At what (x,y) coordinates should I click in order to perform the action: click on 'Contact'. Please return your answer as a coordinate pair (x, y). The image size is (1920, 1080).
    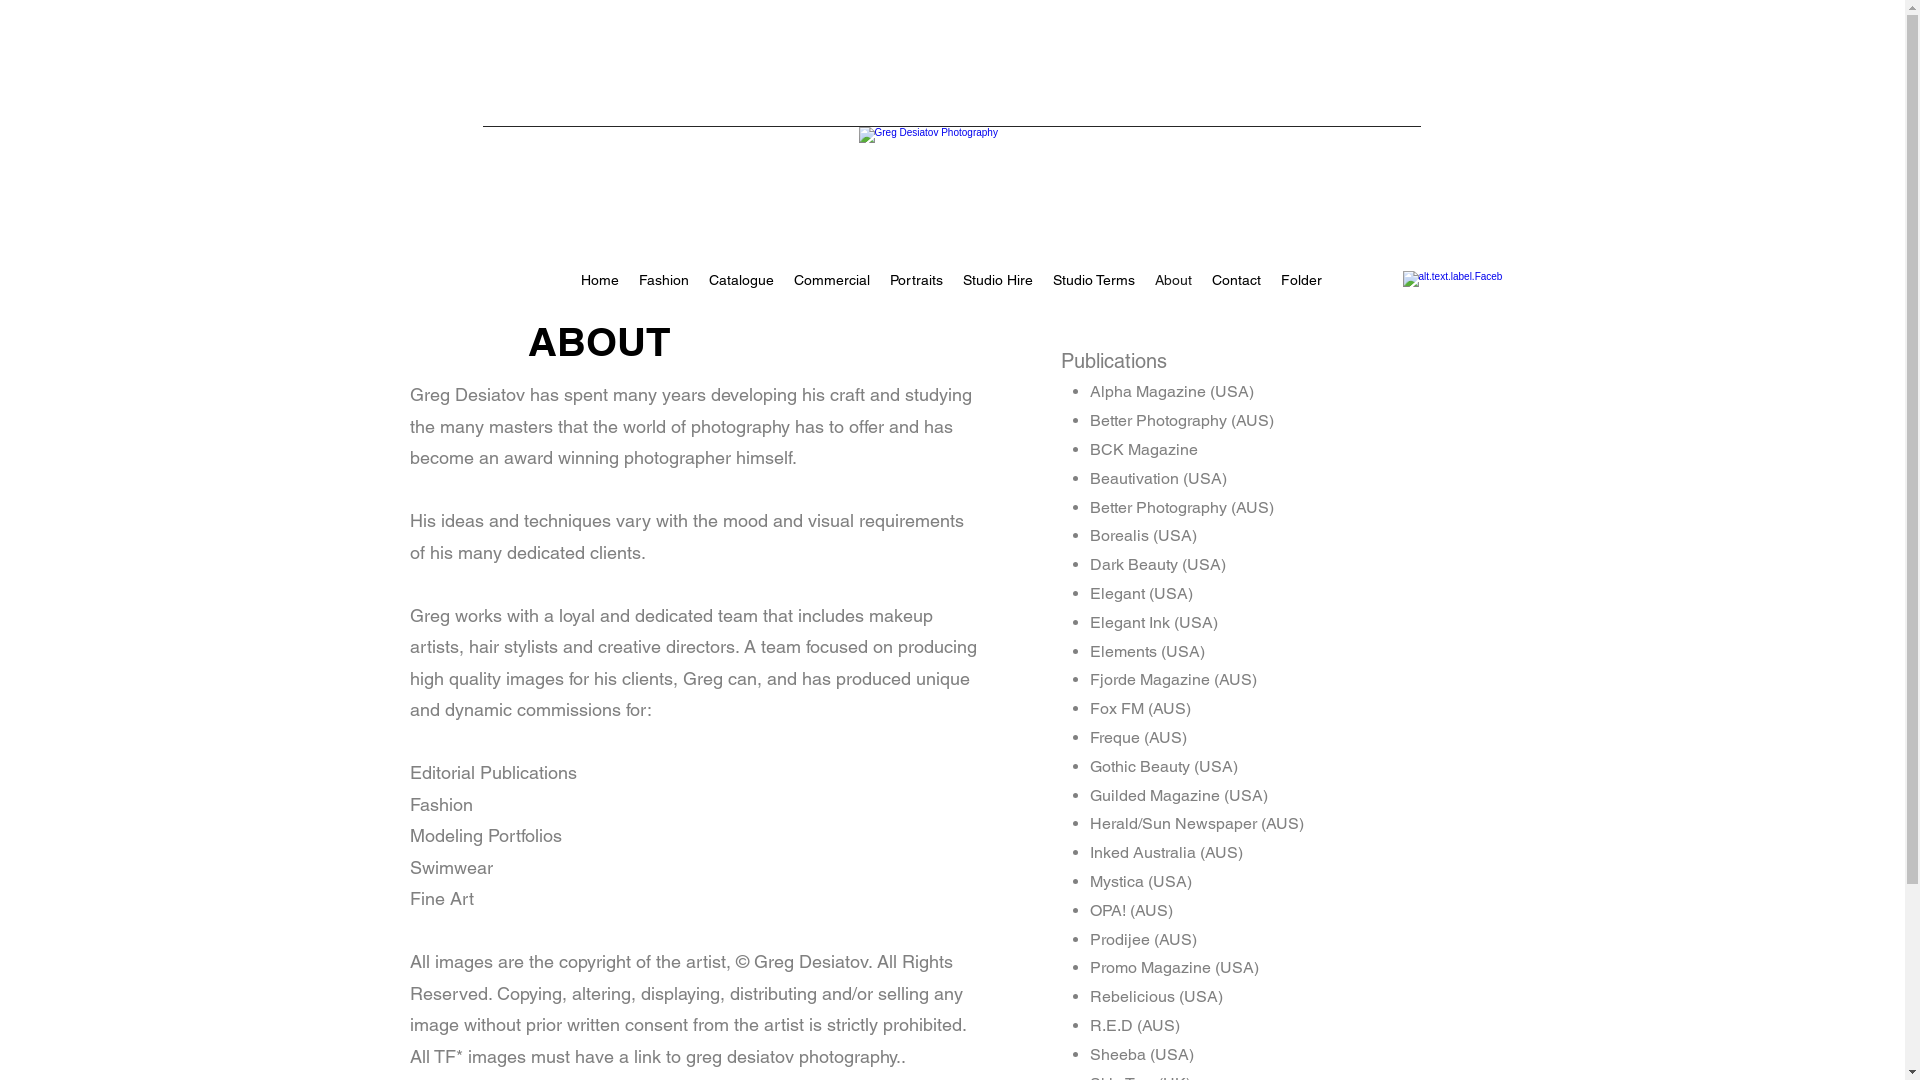
    Looking at the image, I should click on (1235, 280).